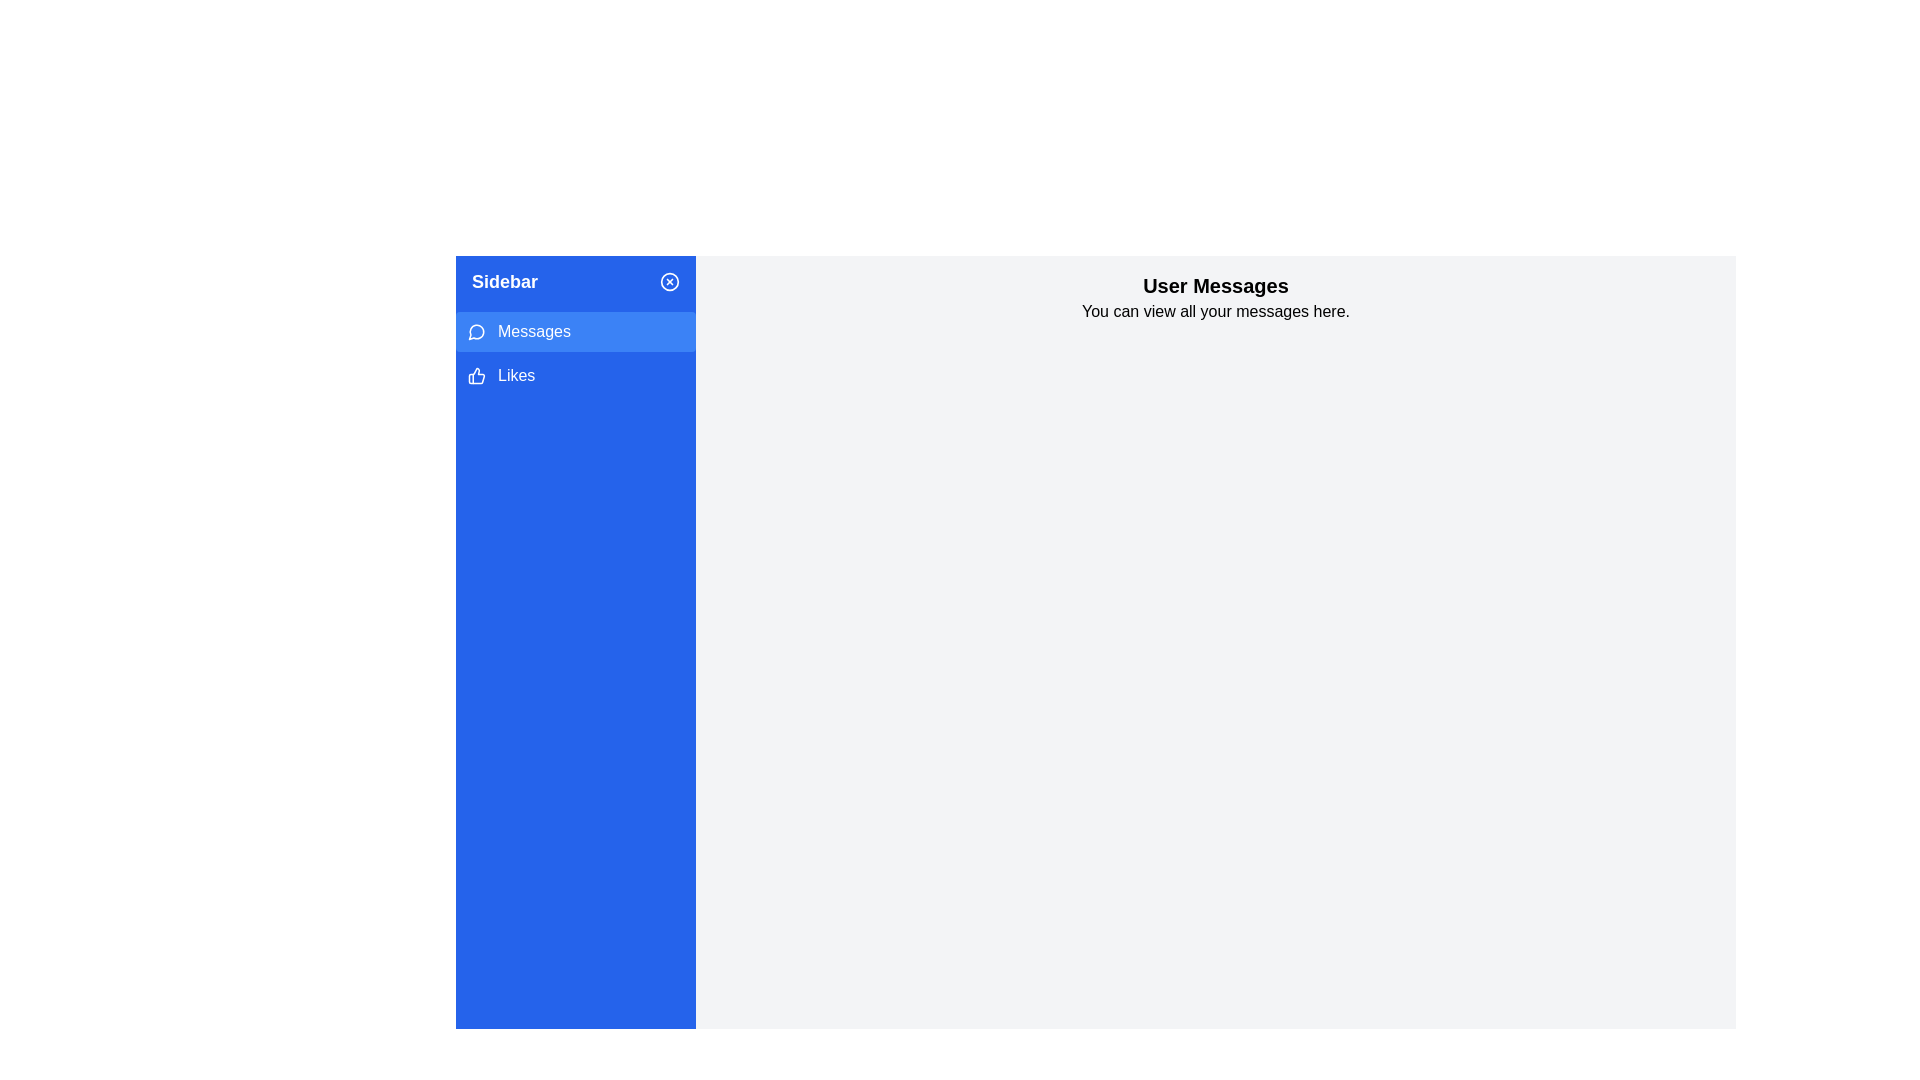 The image size is (1920, 1080). What do you see at coordinates (475, 375) in the screenshot?
I see `the vector graphic icon that indicates the 'Likes' menu item, located in the sidebar to the left of the 'Likes' label` at bounding box center [475, 375].